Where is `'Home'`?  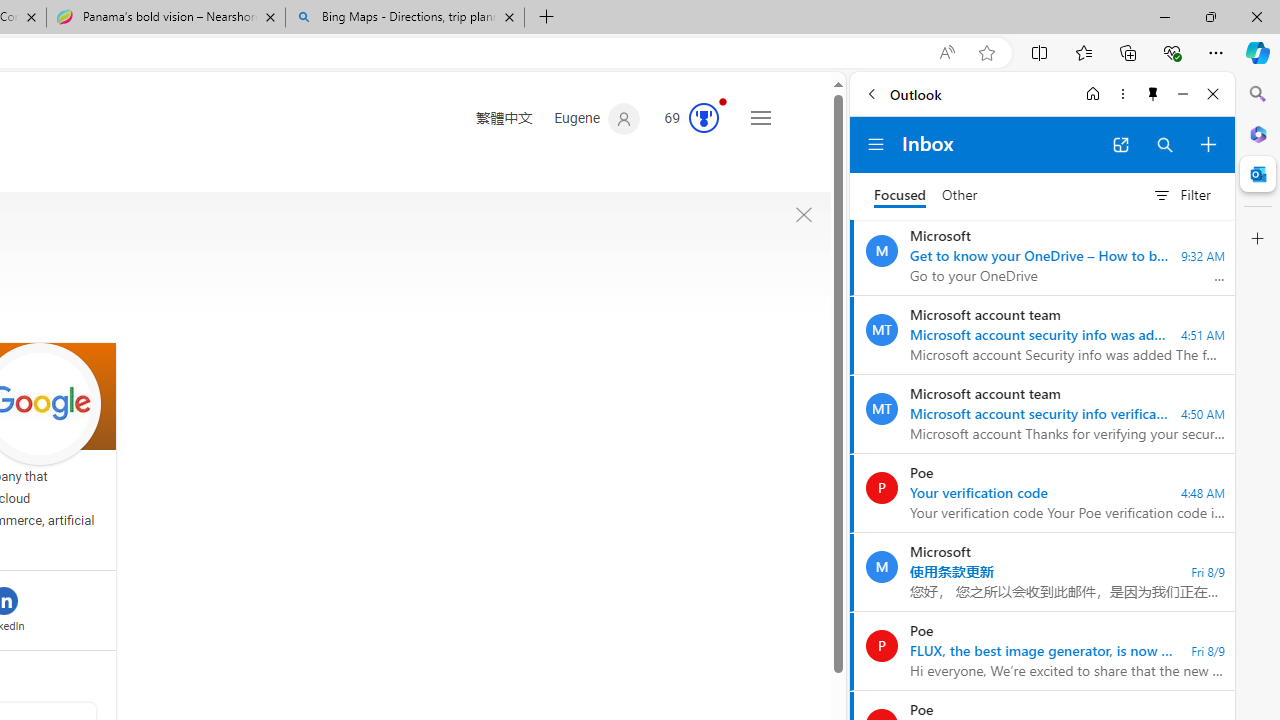 'Home' is located at coordinates (1092, 93).